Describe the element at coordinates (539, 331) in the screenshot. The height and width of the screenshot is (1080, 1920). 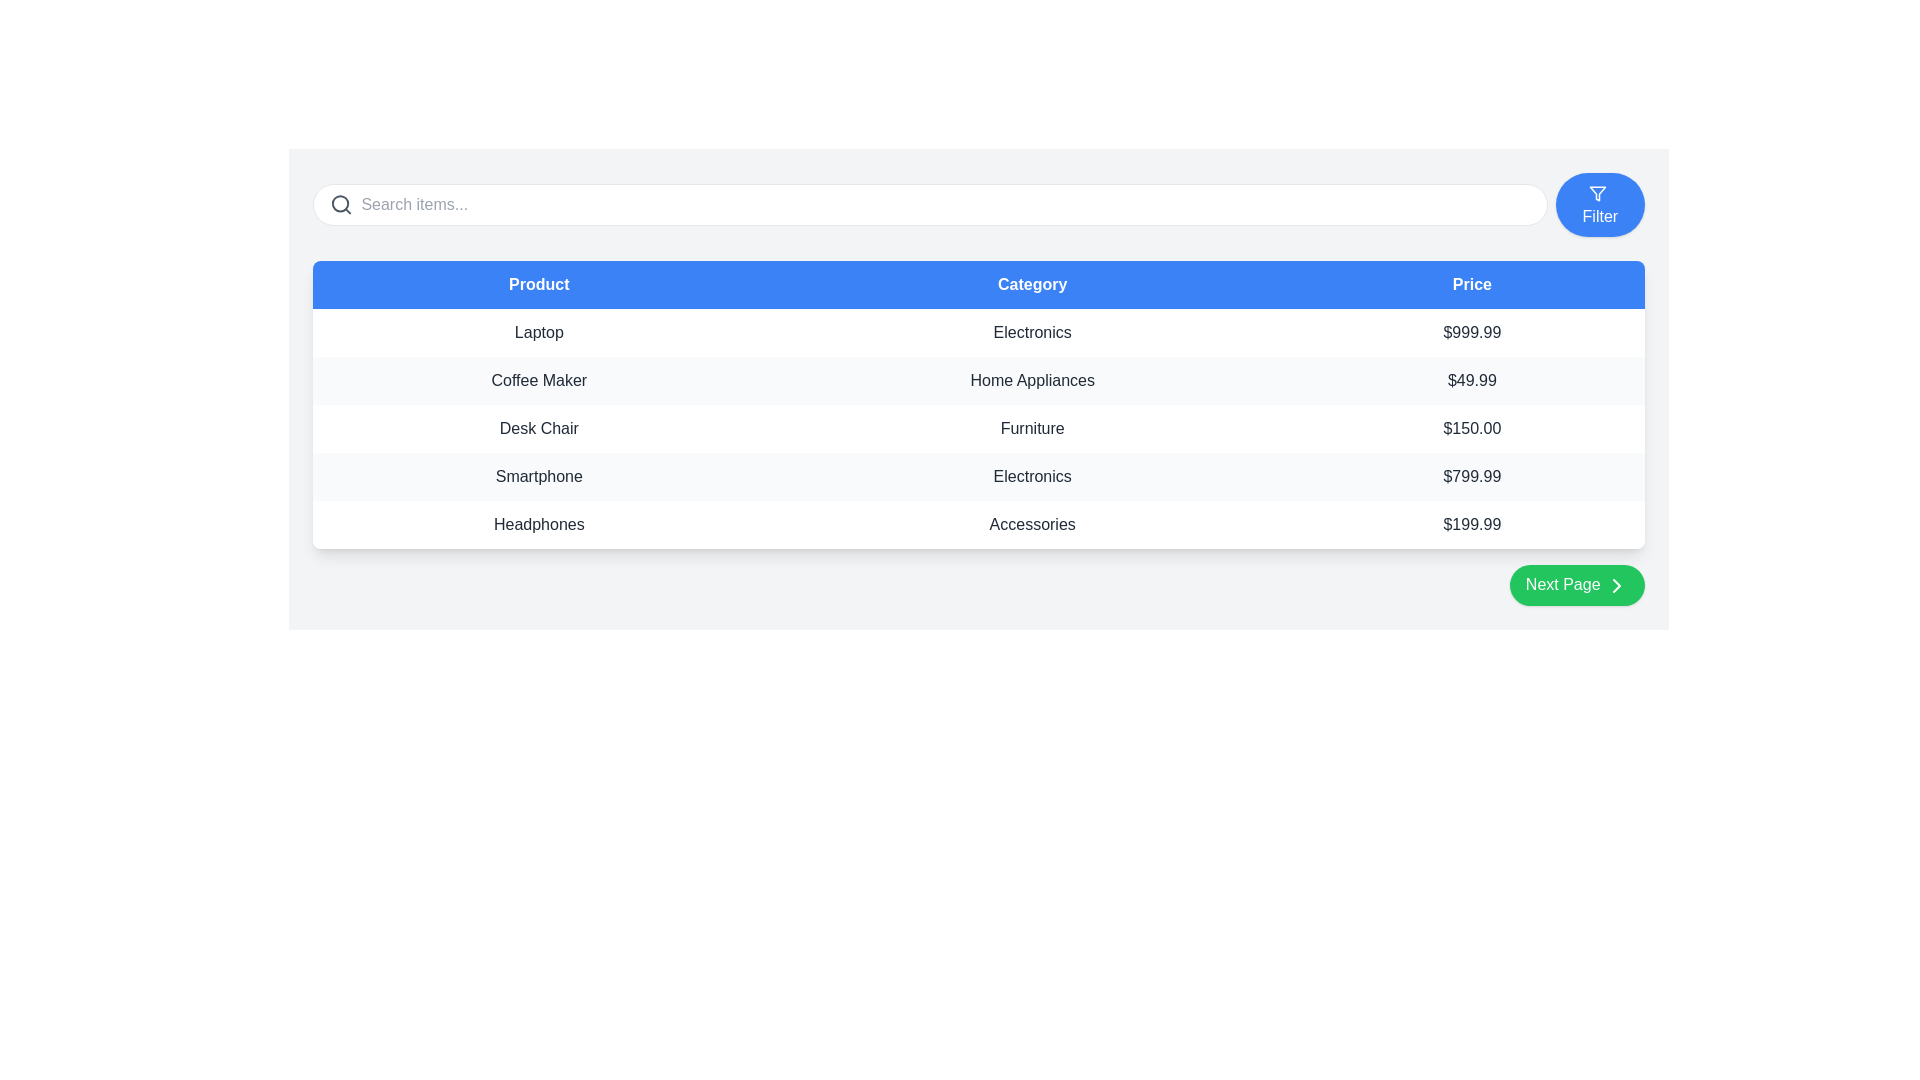
I see `the product name label 'Laptop' in the Product column of the table` at that location.